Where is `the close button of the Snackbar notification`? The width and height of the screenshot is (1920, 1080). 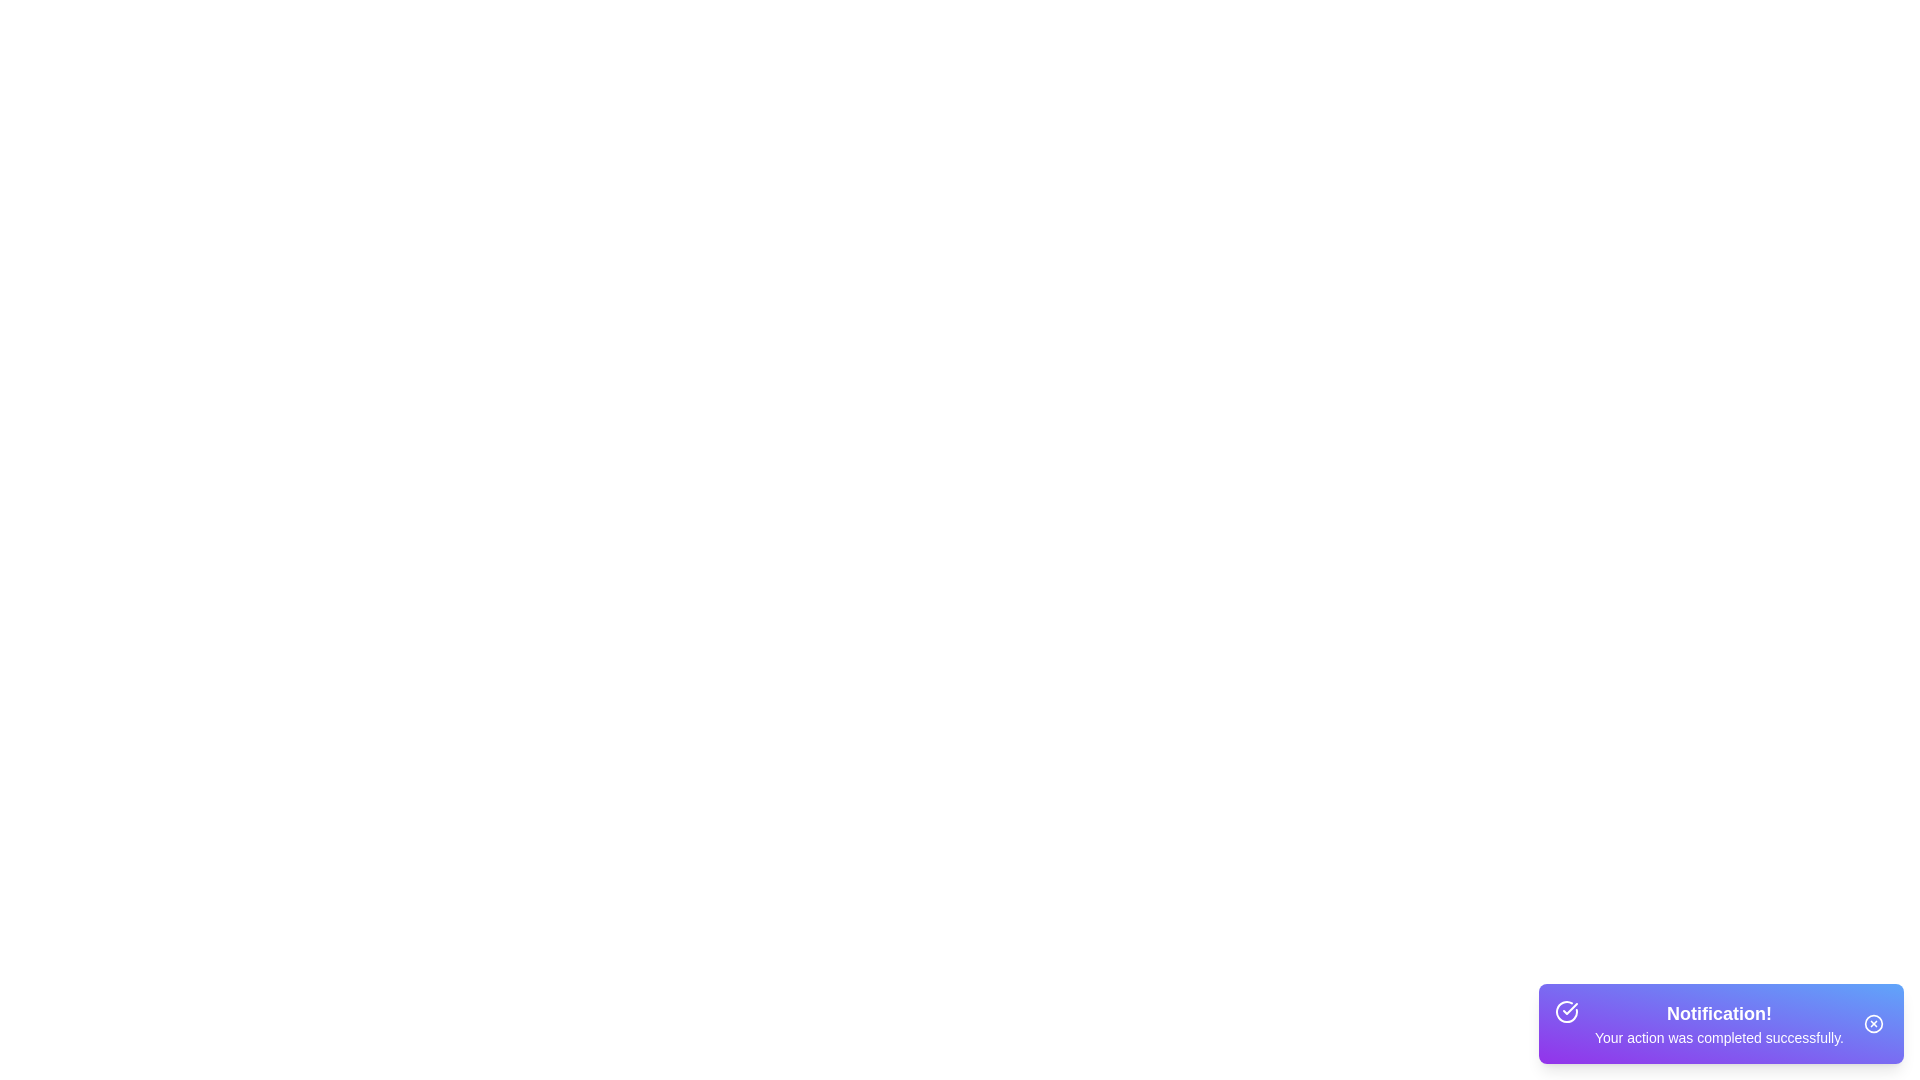
the close button of the Snackbar notification is located at coordinates (1872, 1023).